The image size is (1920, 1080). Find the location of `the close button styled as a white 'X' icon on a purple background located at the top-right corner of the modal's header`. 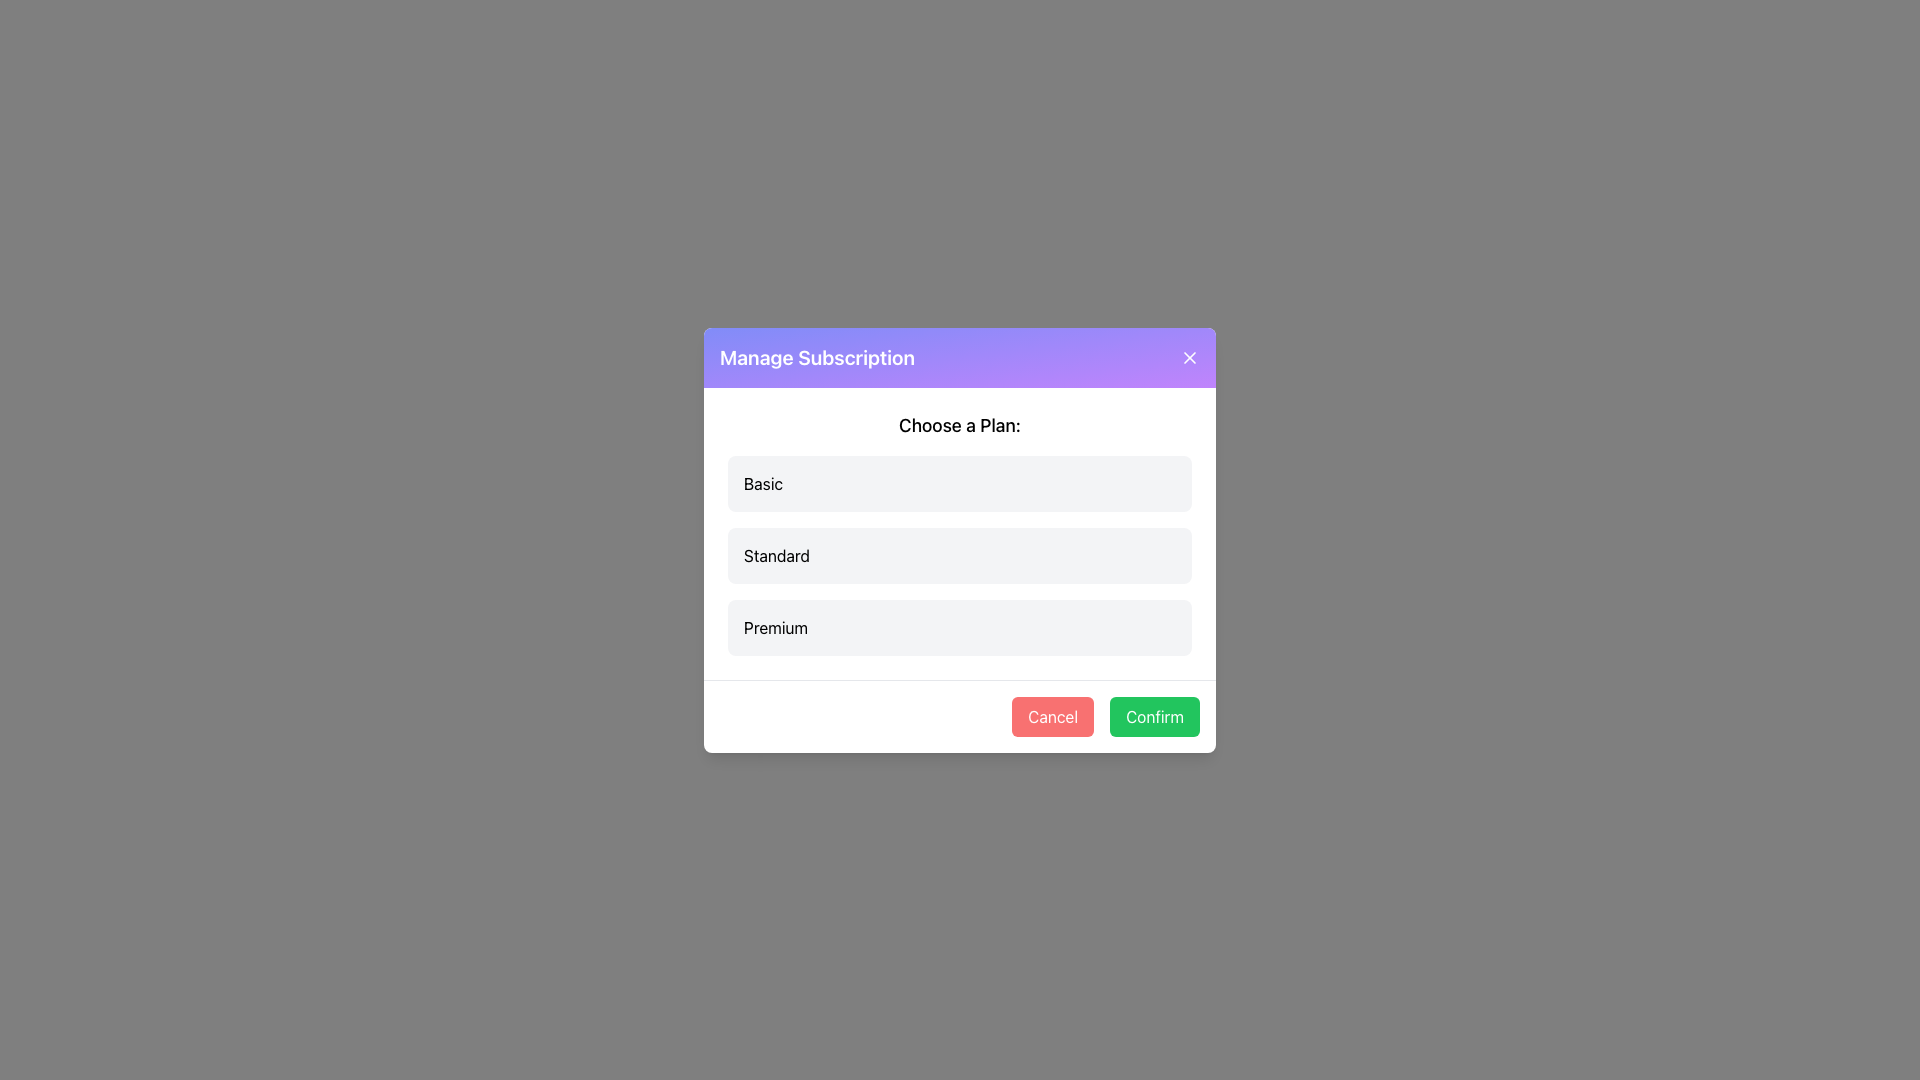

the close button styled as a white 'X' icon on a purple background located at the top-right corner of the modal's header is located at coordinates (1190, 356).